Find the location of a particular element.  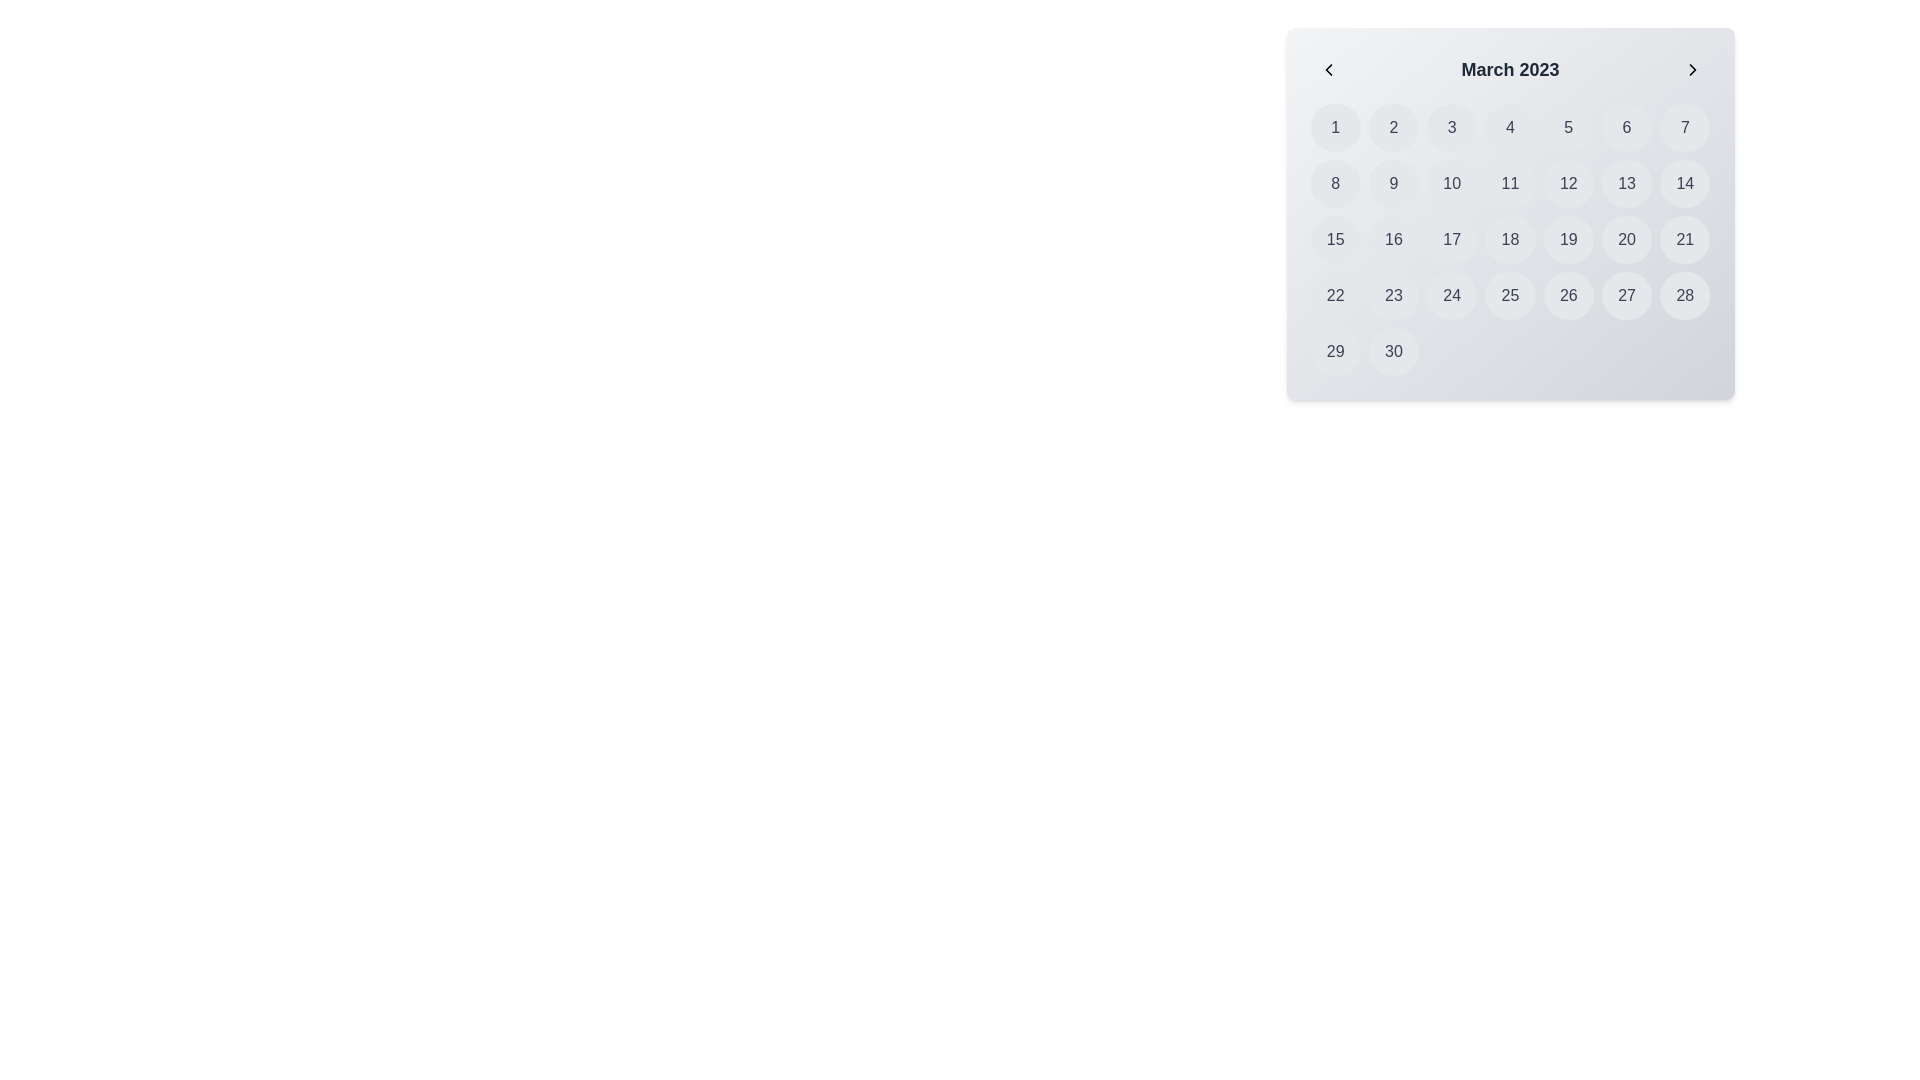

the circular button displaying the number '19' in the calendar grid is located at coordinates (1567, 238).